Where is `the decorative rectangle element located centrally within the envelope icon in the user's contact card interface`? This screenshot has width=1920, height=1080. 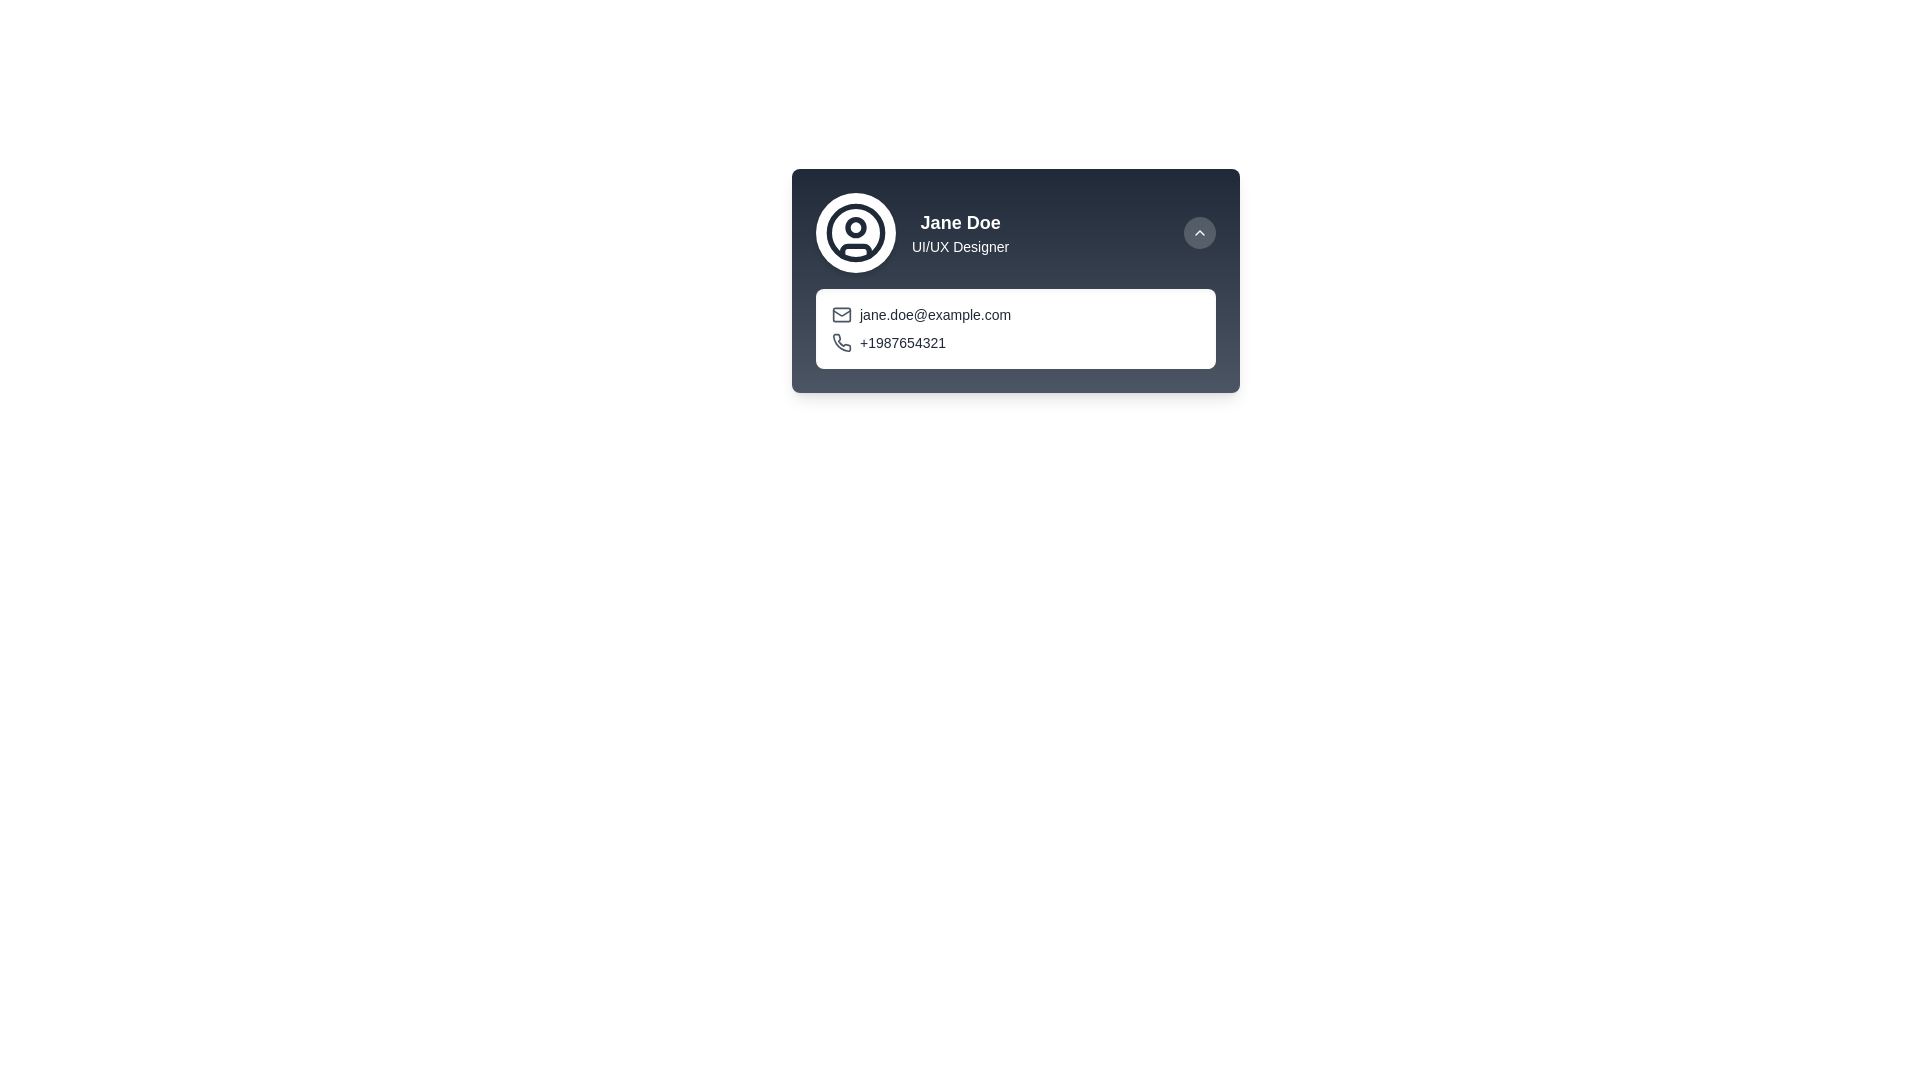
the decorative rectangle element located centrally within the envelope icon in the user's contact card interface is located at coordinates (841, 315).